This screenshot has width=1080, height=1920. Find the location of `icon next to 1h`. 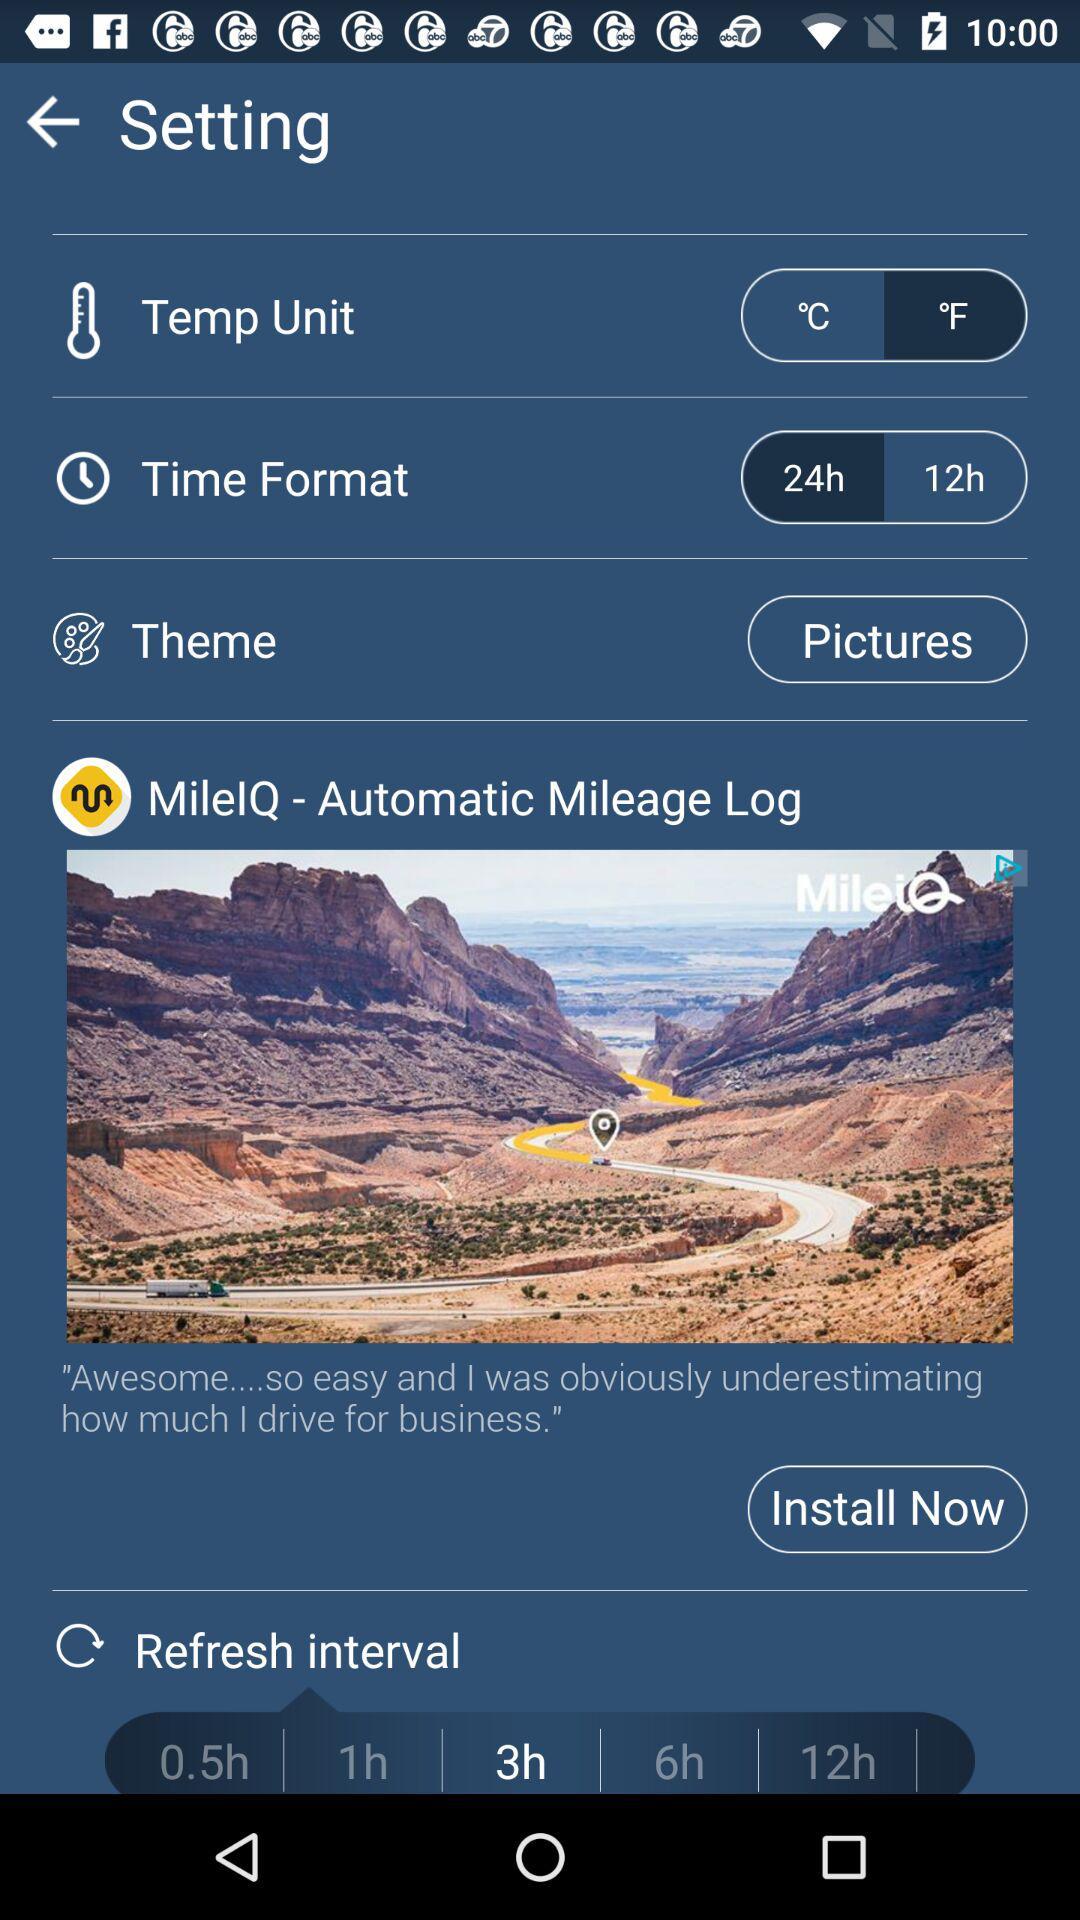

icon next to 1h is located at coordinates (520, 1760).